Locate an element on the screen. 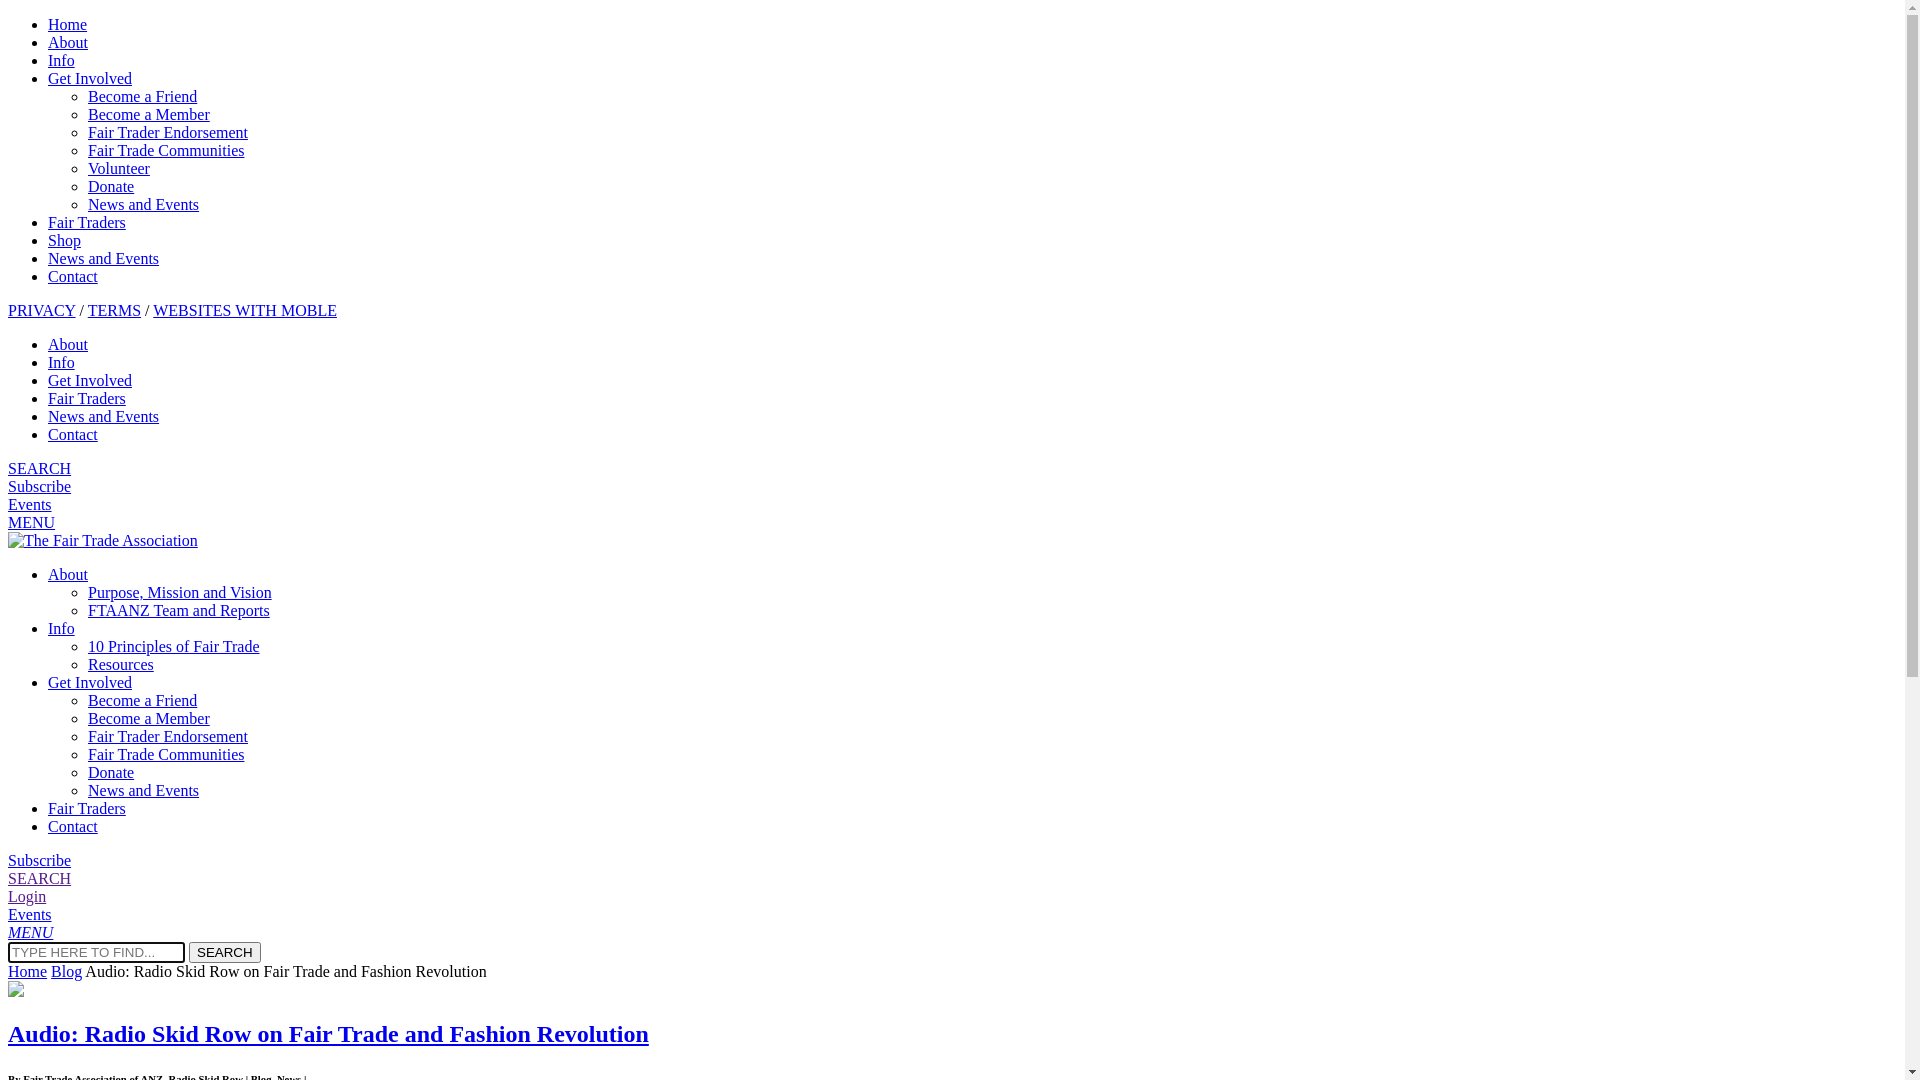  'Donate' is located at coordinates (109, 186).